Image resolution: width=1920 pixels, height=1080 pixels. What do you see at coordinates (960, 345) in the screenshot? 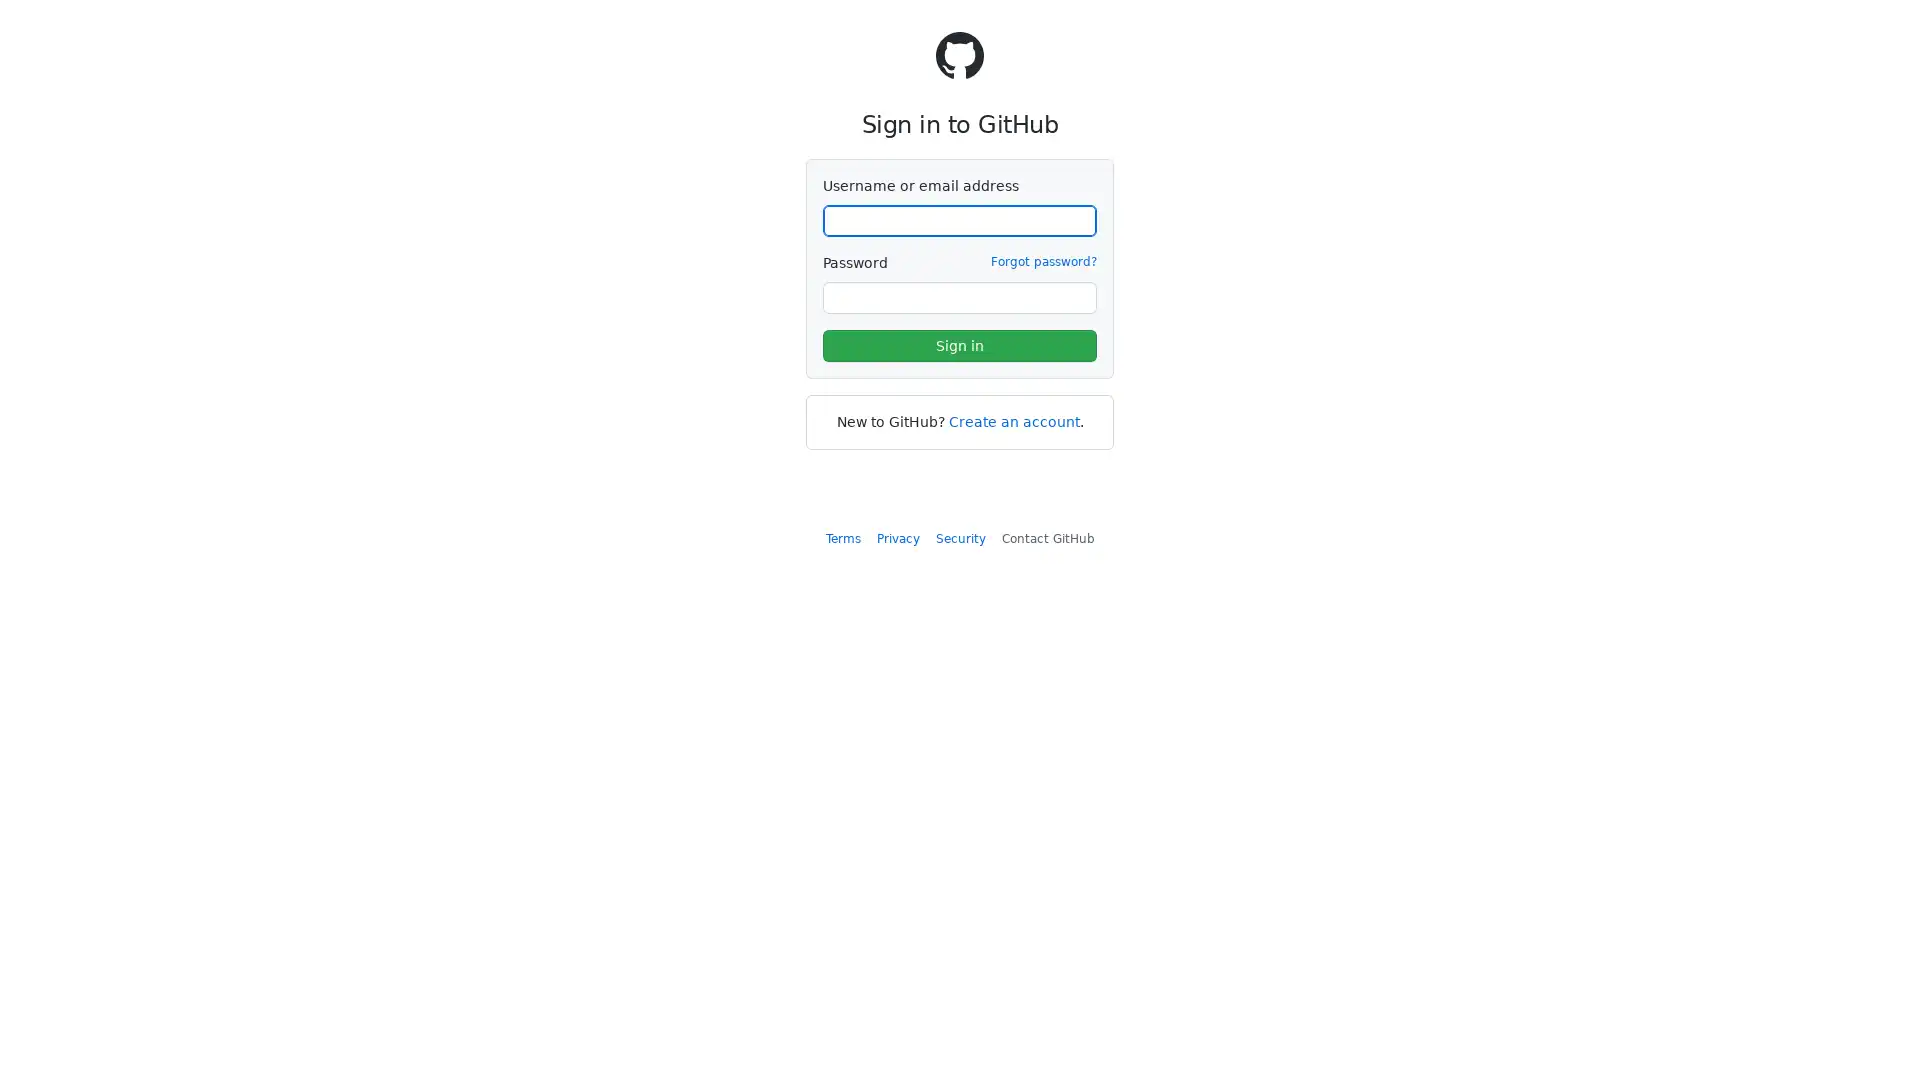
I see `Sign in` at bounding box center [960, 345].